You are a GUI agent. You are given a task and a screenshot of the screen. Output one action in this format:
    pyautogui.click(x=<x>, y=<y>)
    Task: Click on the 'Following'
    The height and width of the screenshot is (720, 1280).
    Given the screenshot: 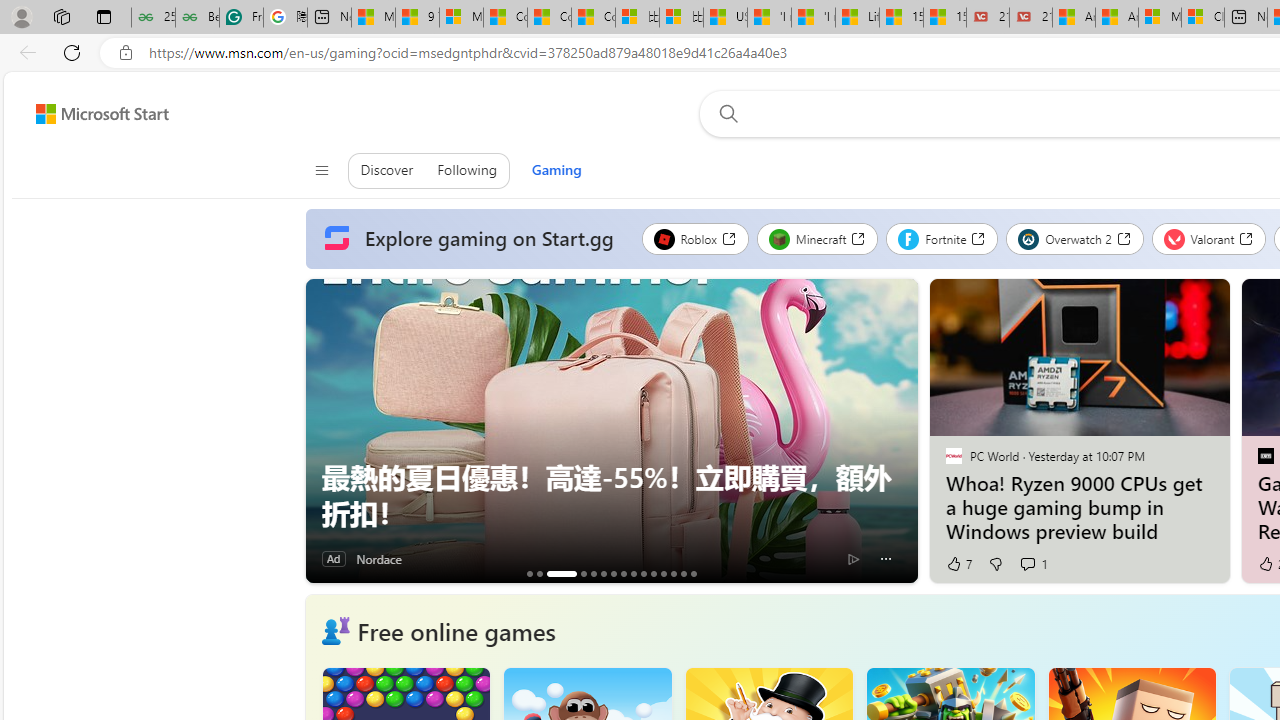 What is the action you would take?
    pyautogui.click(x=466, y=170)
    